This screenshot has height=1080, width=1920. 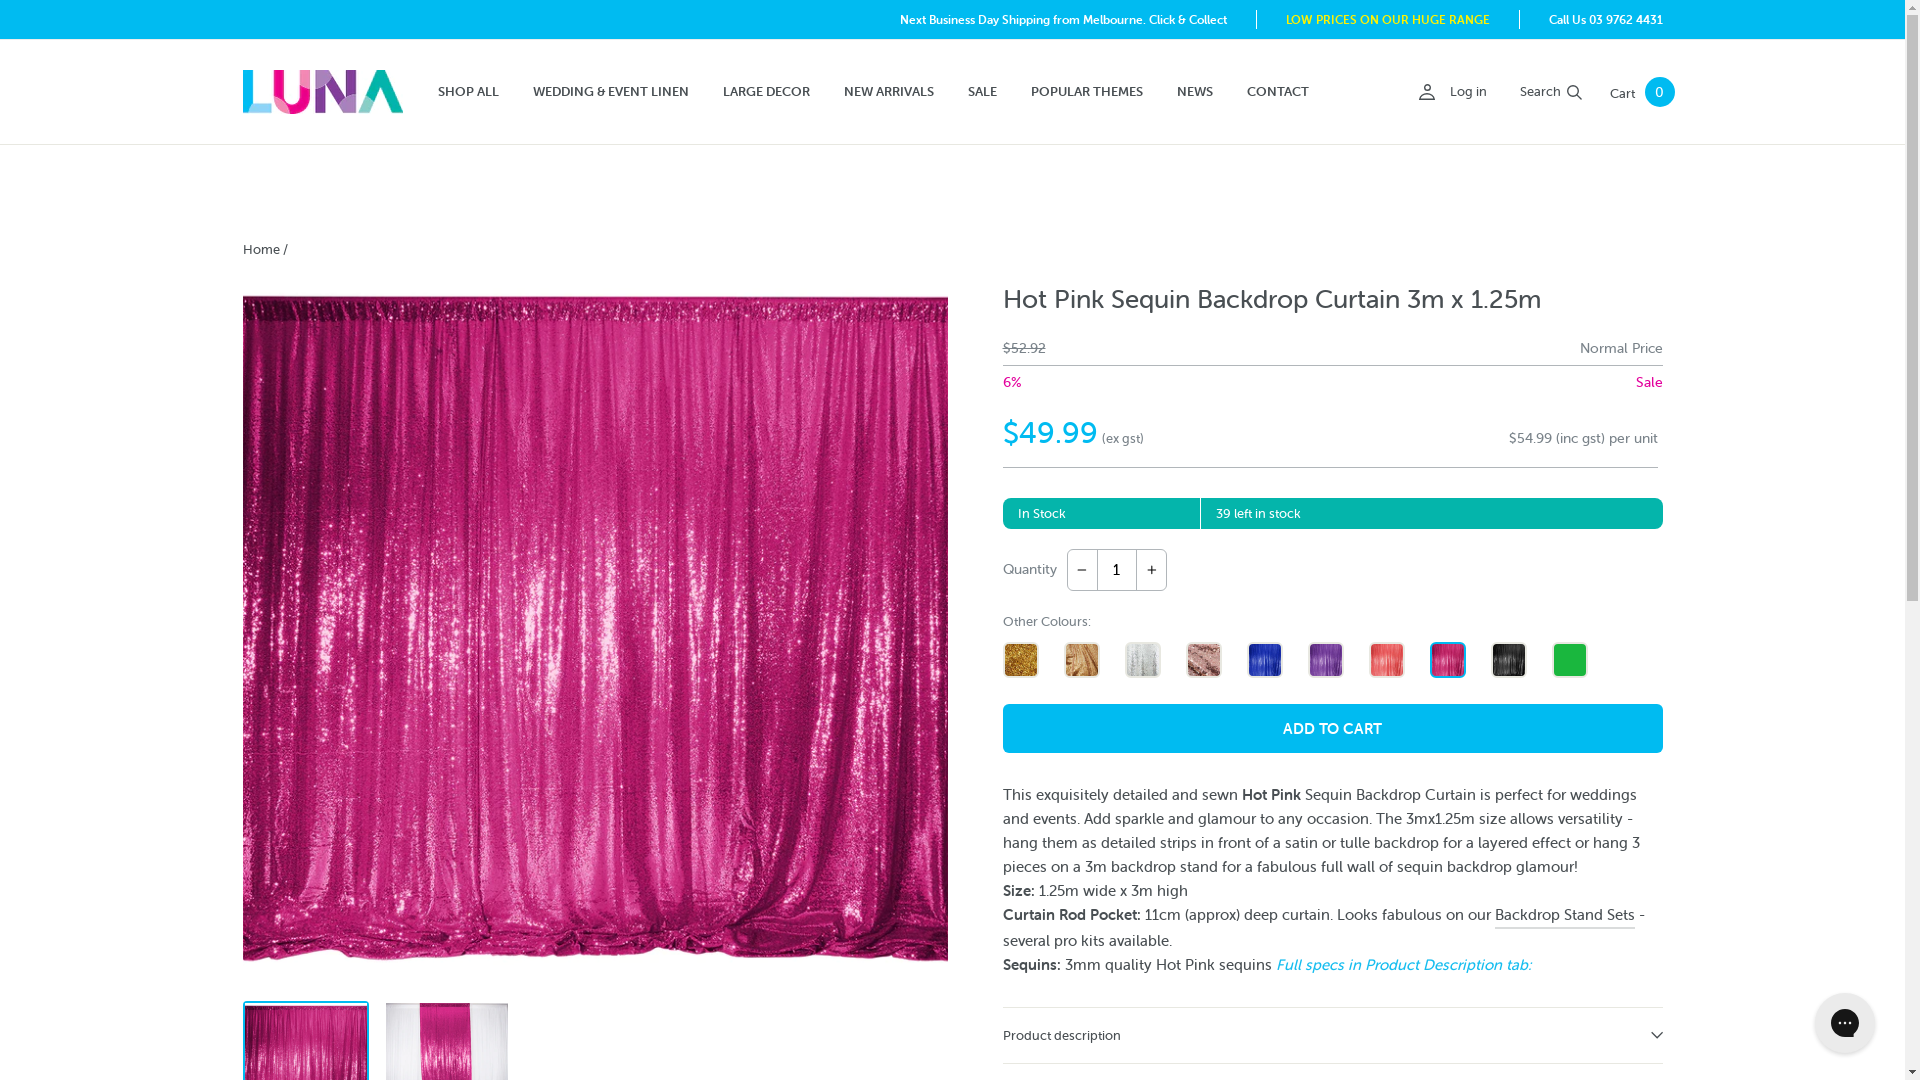 What do you see at coordinates (1080, 659) in the screenshot?
I see `'Sequin Antique Gold'` at bounding box center [1080, 659].